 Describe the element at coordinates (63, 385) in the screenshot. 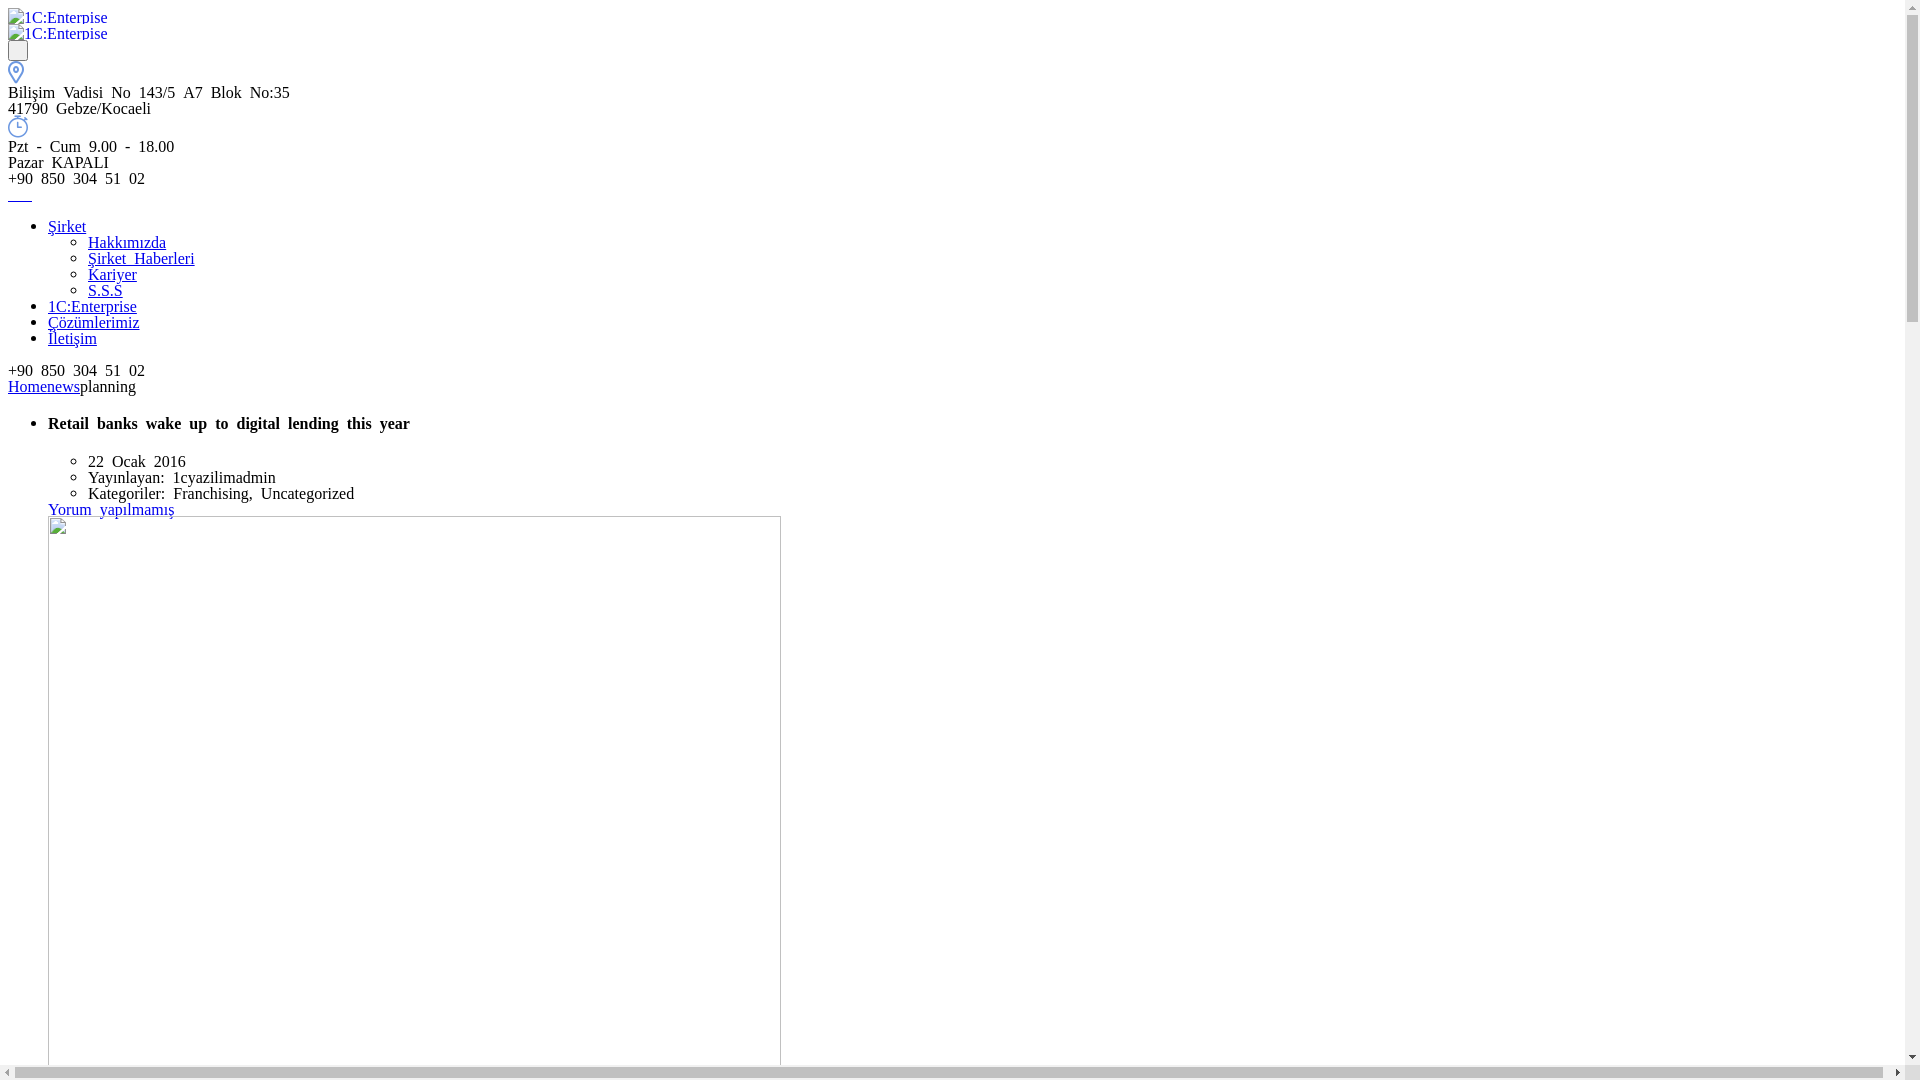

I see `'news'` at that location.